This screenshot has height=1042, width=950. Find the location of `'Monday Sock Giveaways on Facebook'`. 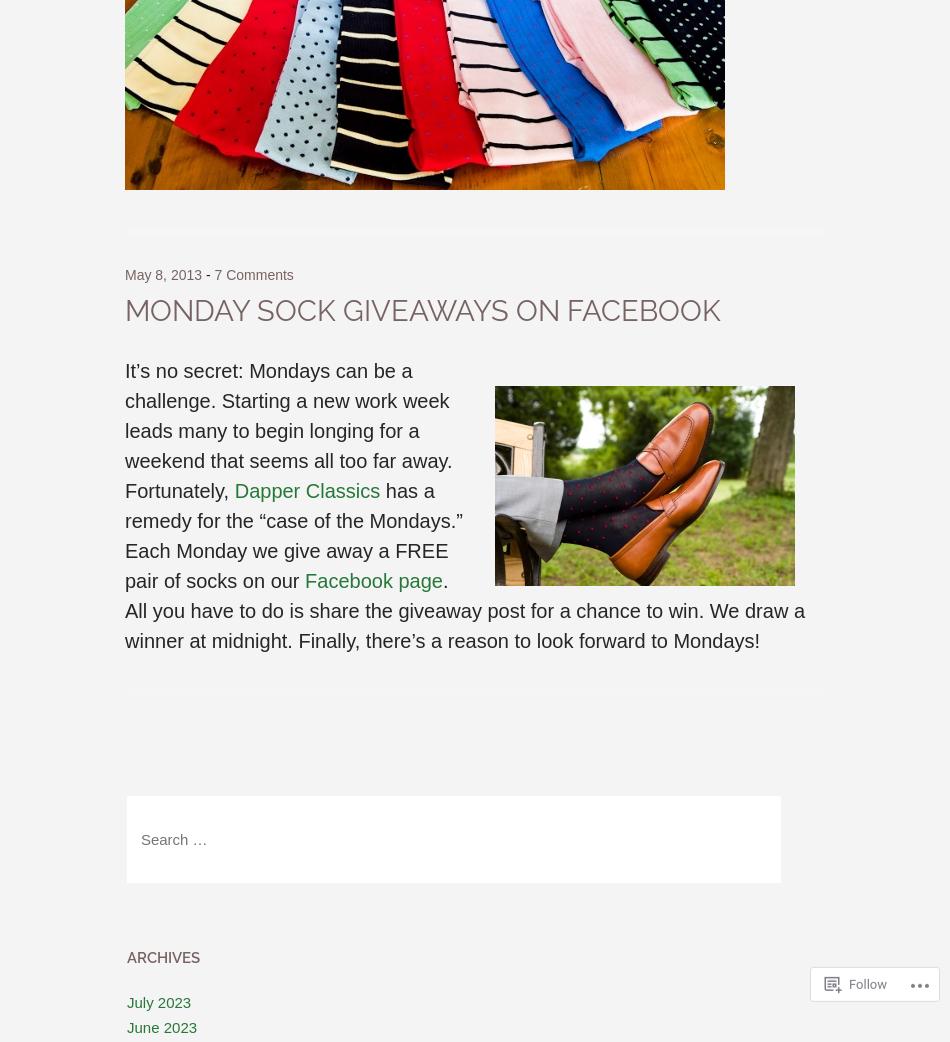

'Monday Sock Giveaways on Facebook' is located at coordinates (125, 311).